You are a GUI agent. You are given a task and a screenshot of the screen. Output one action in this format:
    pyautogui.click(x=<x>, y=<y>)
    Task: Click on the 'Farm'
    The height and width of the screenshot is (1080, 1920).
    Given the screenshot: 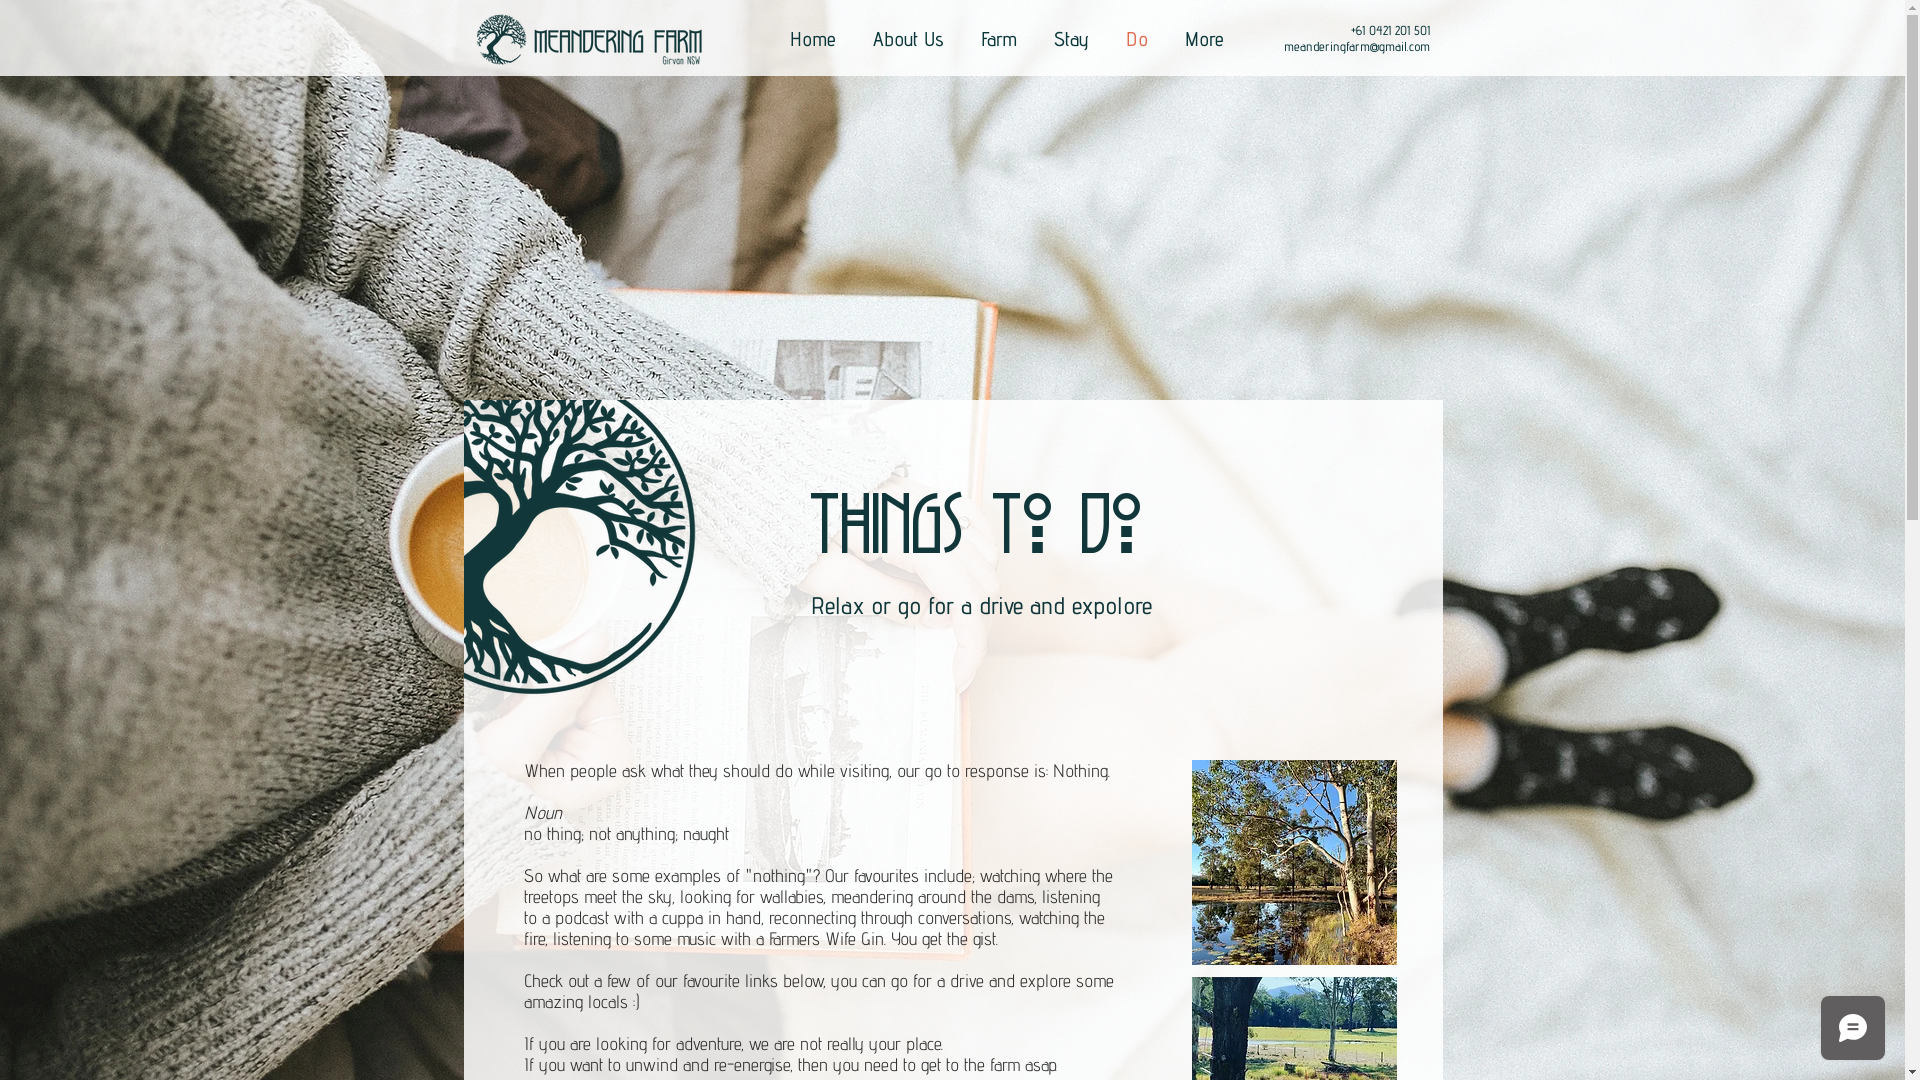 What is the action you would take?
    pyautogui.click(x=961, y=39)
    